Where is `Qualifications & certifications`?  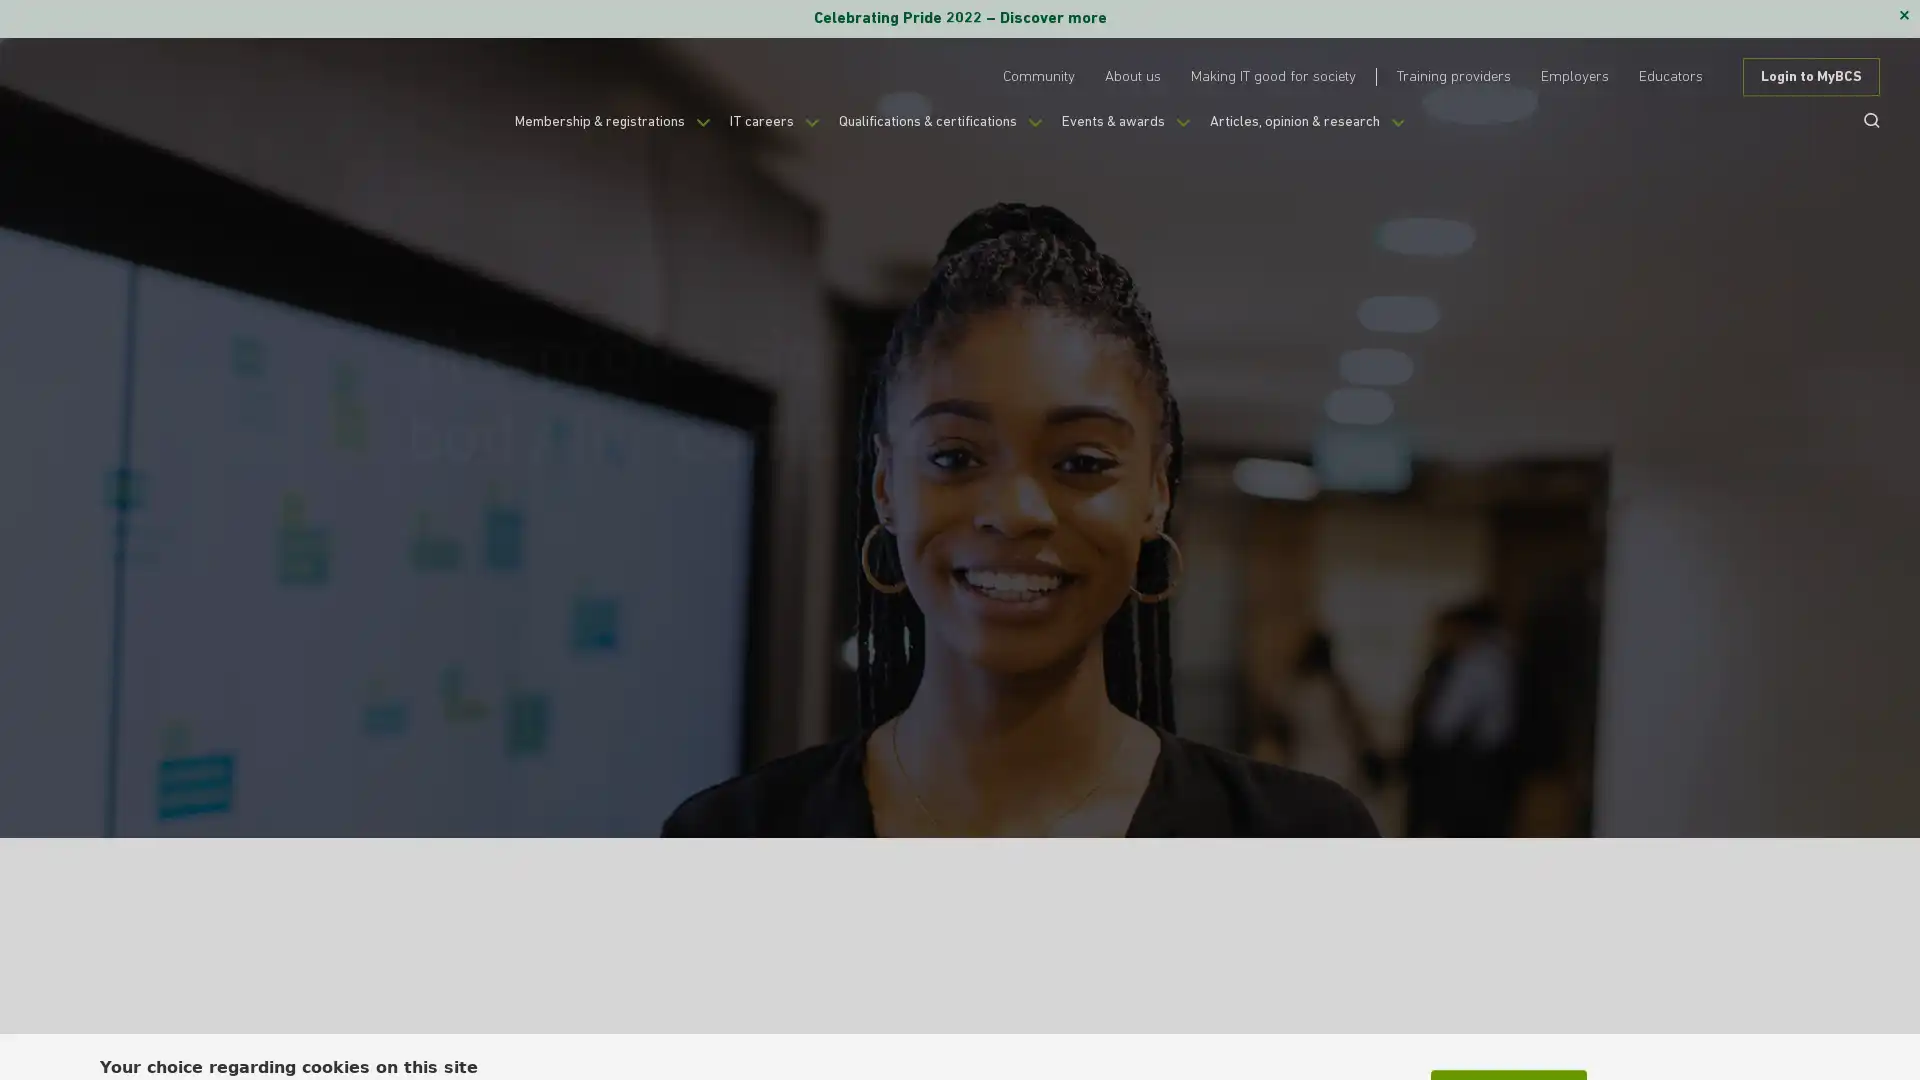
Qualifications & certifications is located at coordinates (938, 132).